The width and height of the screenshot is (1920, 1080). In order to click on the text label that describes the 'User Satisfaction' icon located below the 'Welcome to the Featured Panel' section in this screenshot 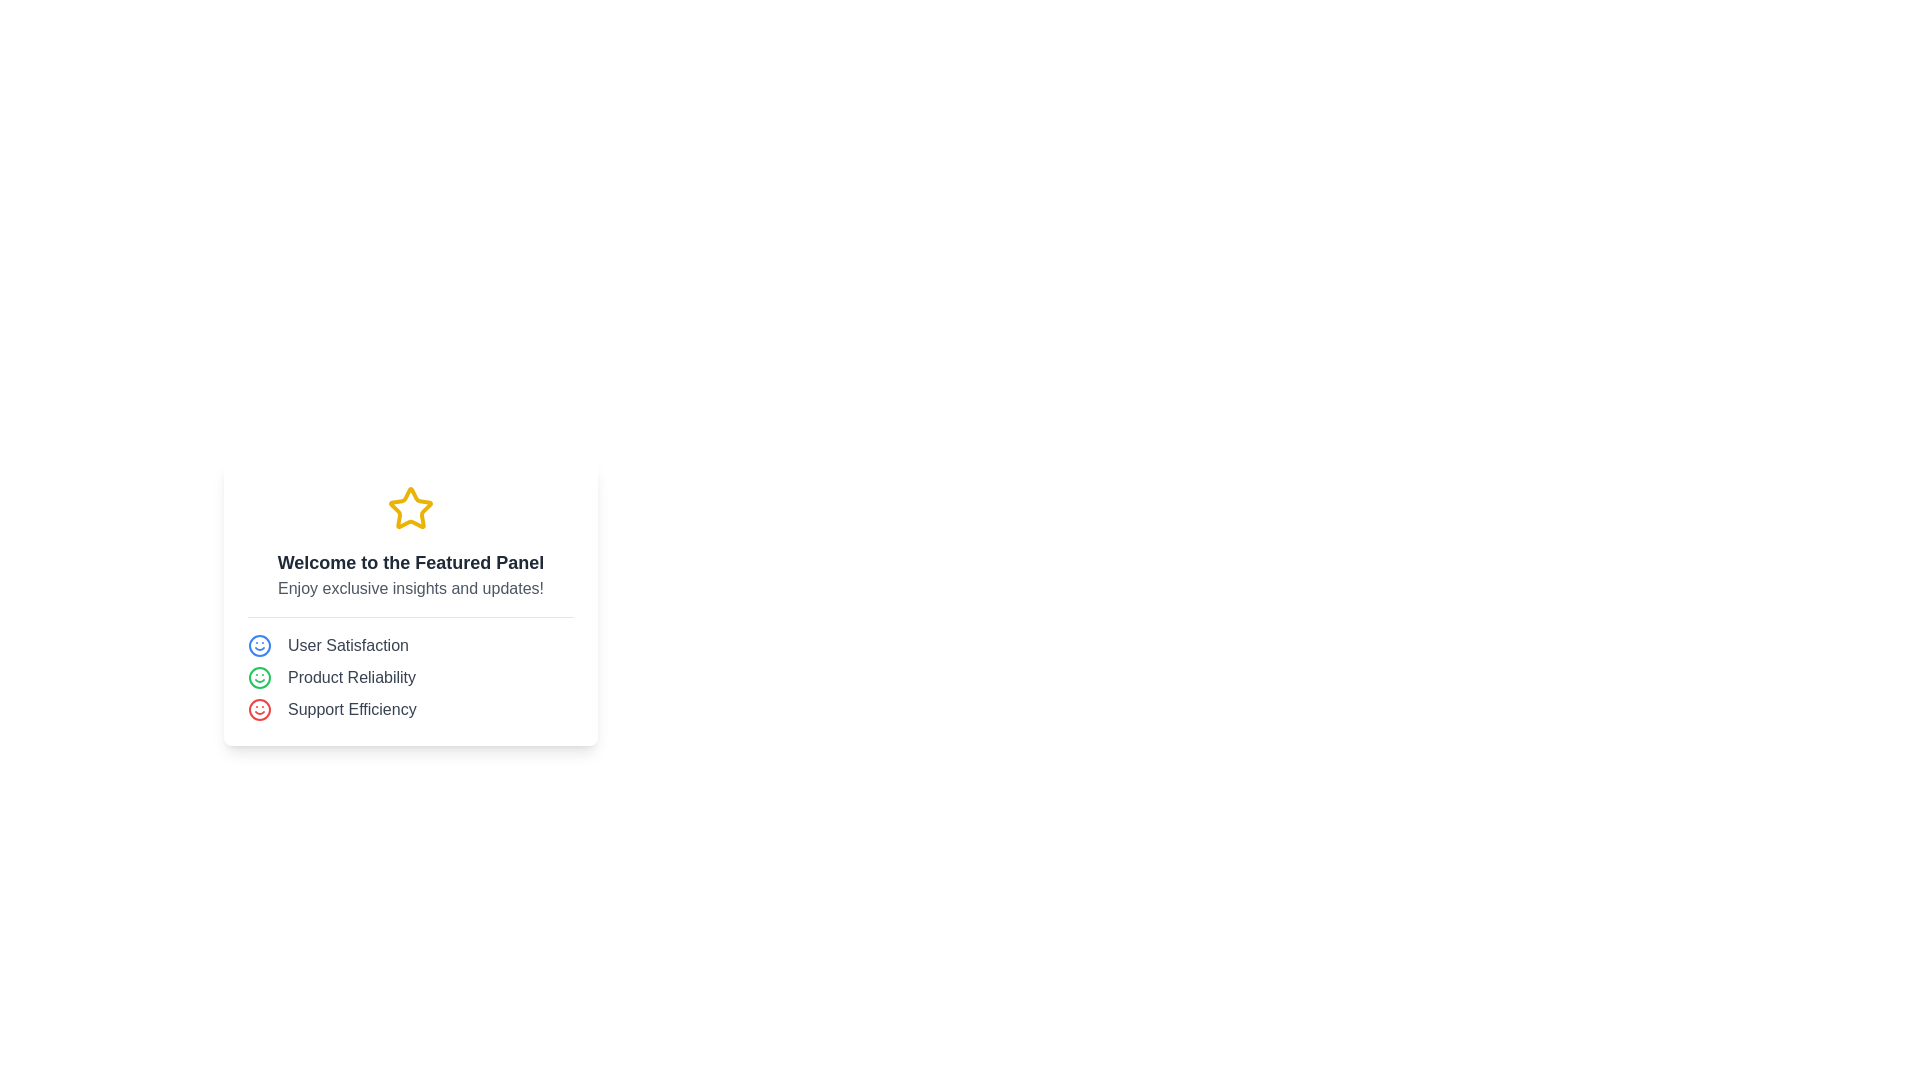, I will do `click(348, 645)`.